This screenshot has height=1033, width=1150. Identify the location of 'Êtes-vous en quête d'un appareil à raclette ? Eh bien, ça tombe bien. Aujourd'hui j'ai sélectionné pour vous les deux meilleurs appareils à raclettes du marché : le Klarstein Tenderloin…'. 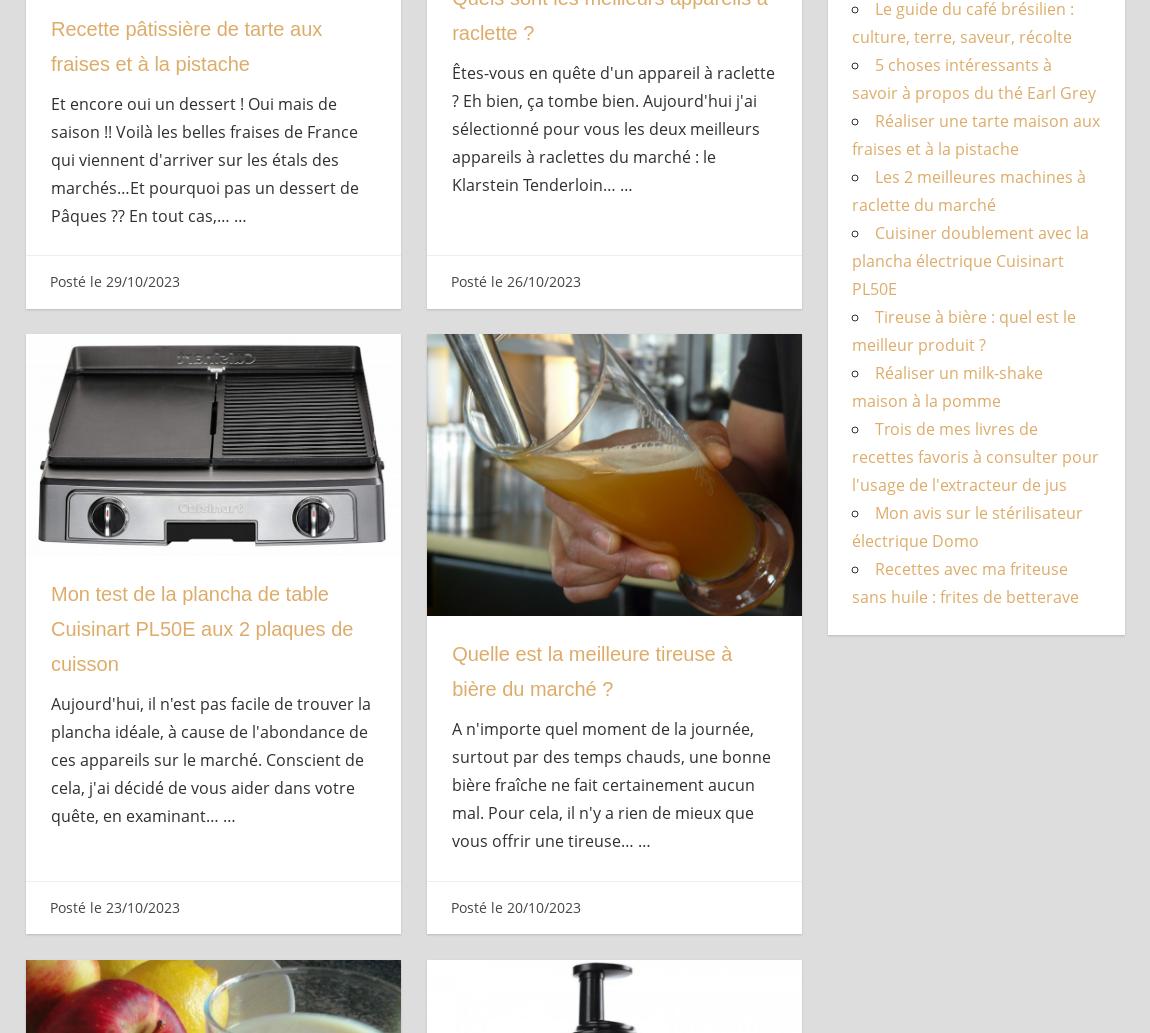
(451, 127).